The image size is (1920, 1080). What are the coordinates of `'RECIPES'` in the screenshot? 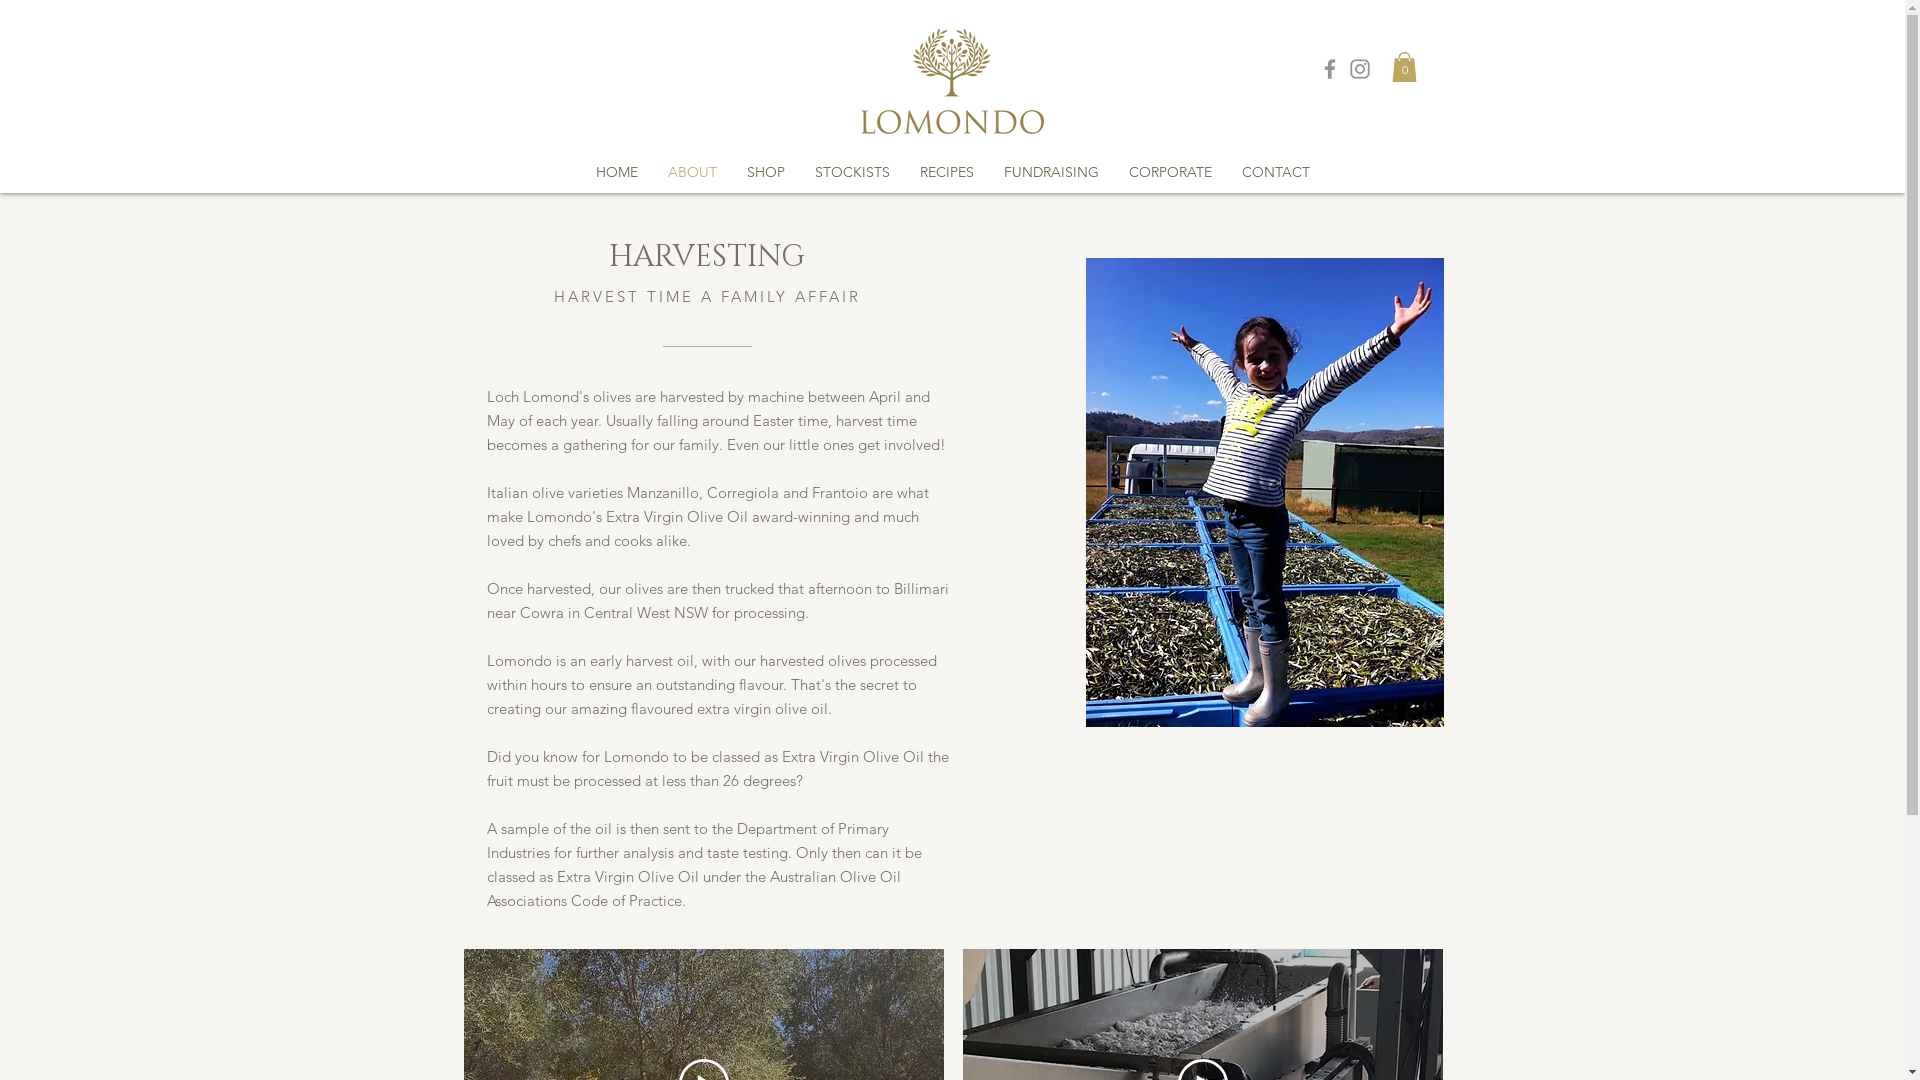 It's located at (944, 171).